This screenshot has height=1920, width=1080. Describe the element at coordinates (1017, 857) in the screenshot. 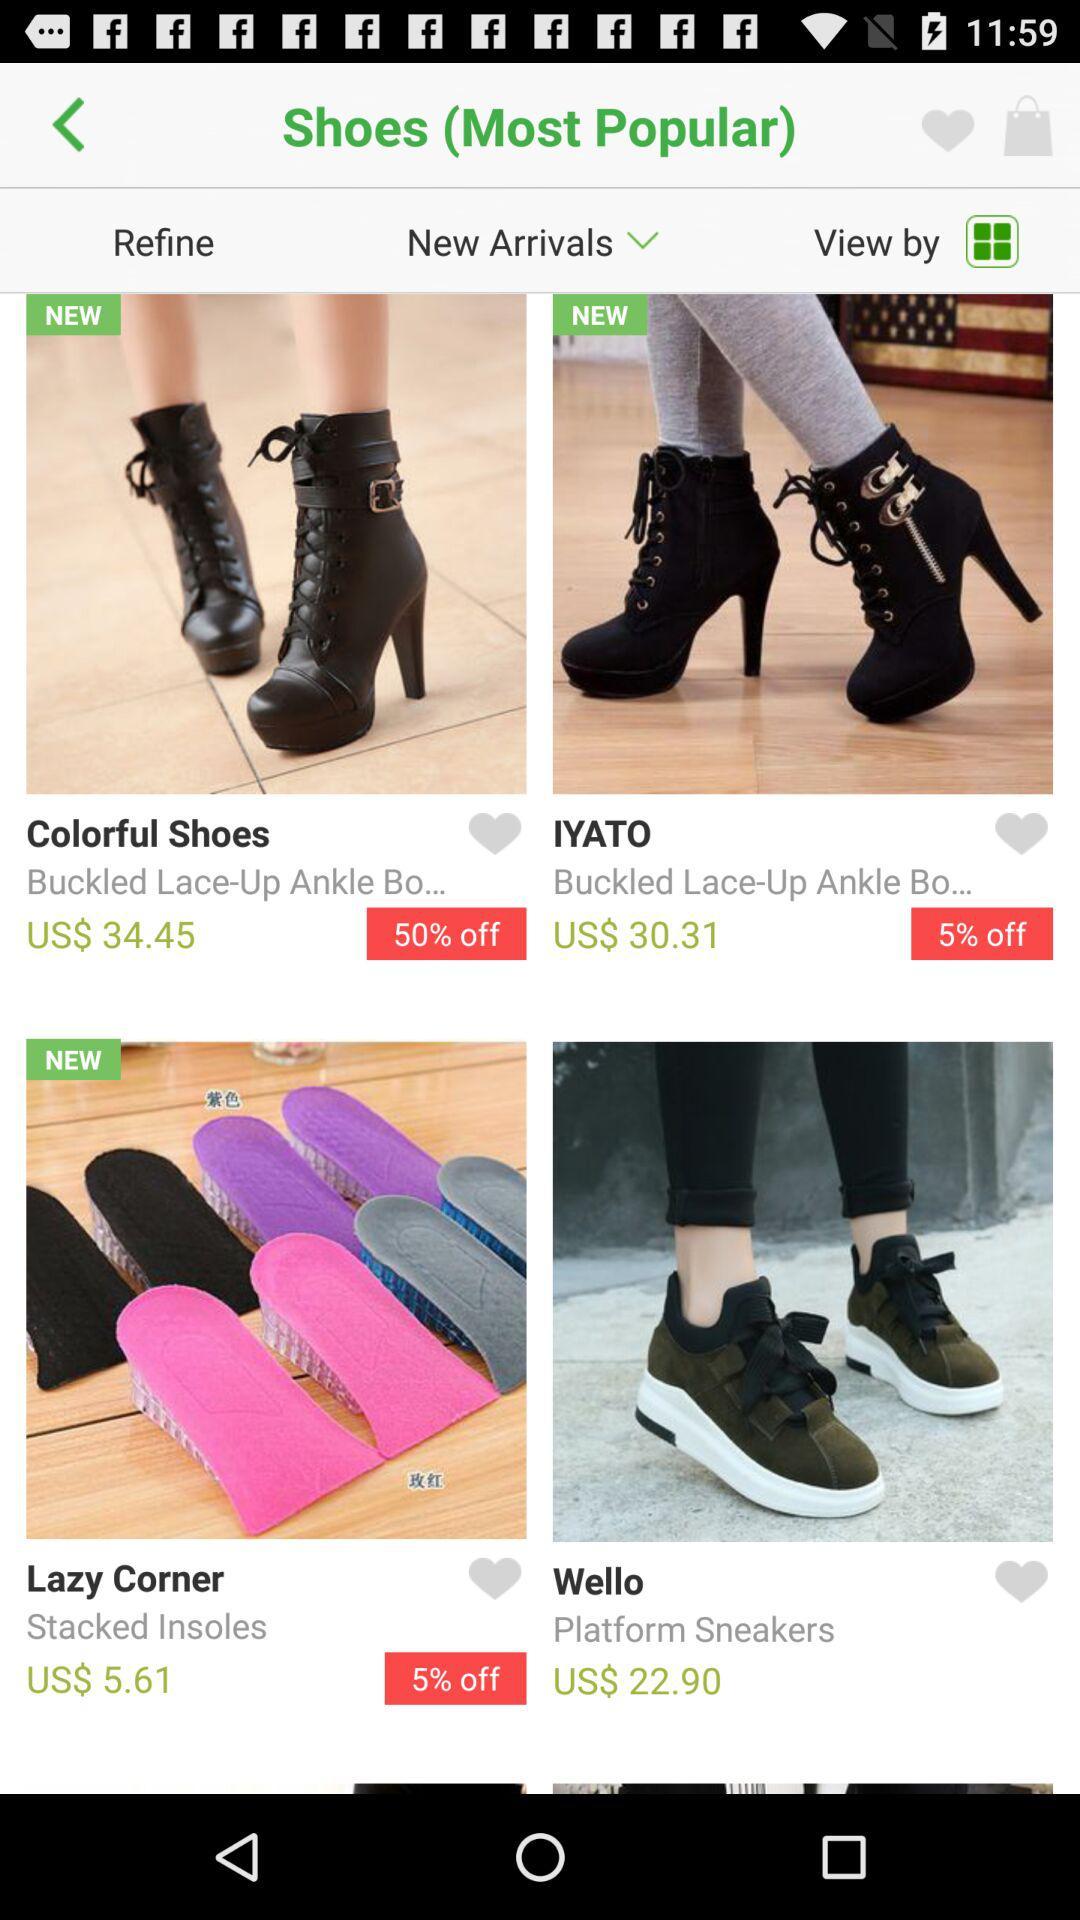

I see `love item` at that location.